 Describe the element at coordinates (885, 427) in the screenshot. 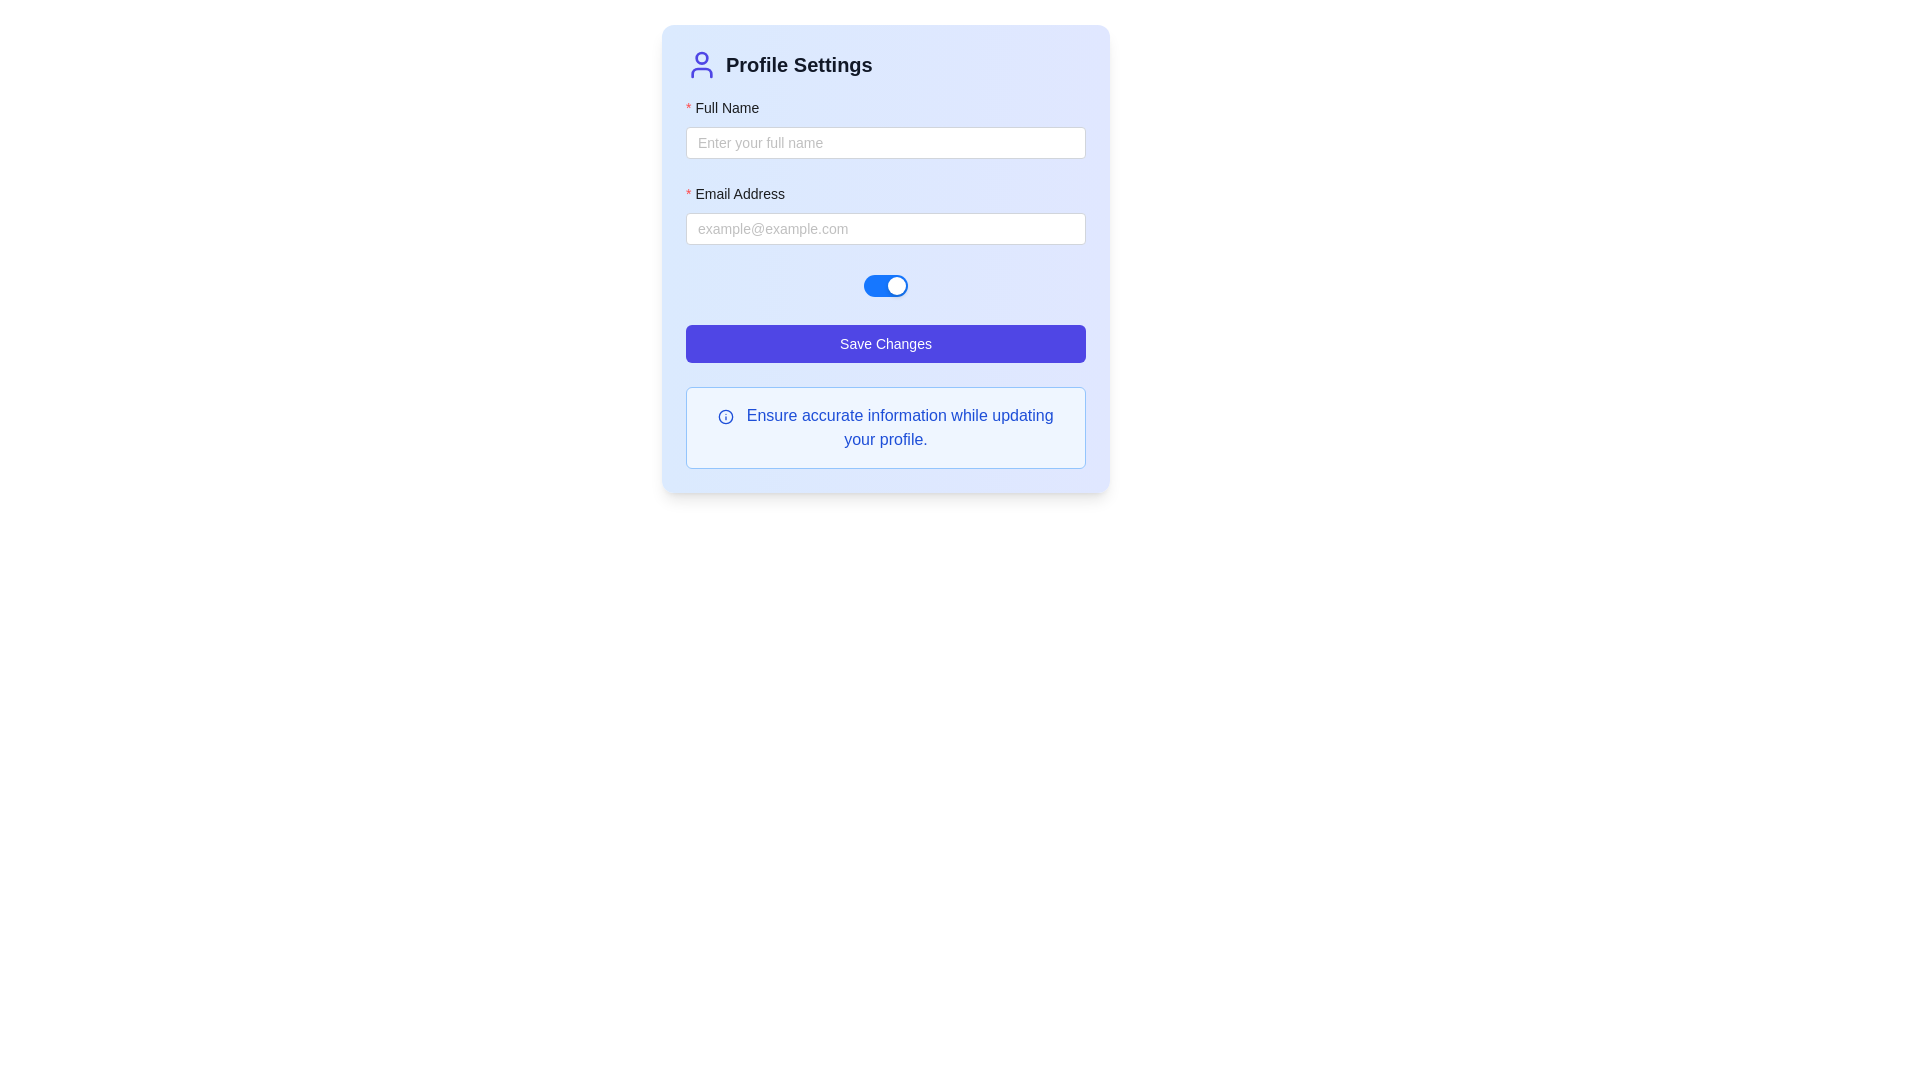

I see `the Informational Notification Box located at the bottom of the 'Profile Settings' card by clicking on it` at that location.